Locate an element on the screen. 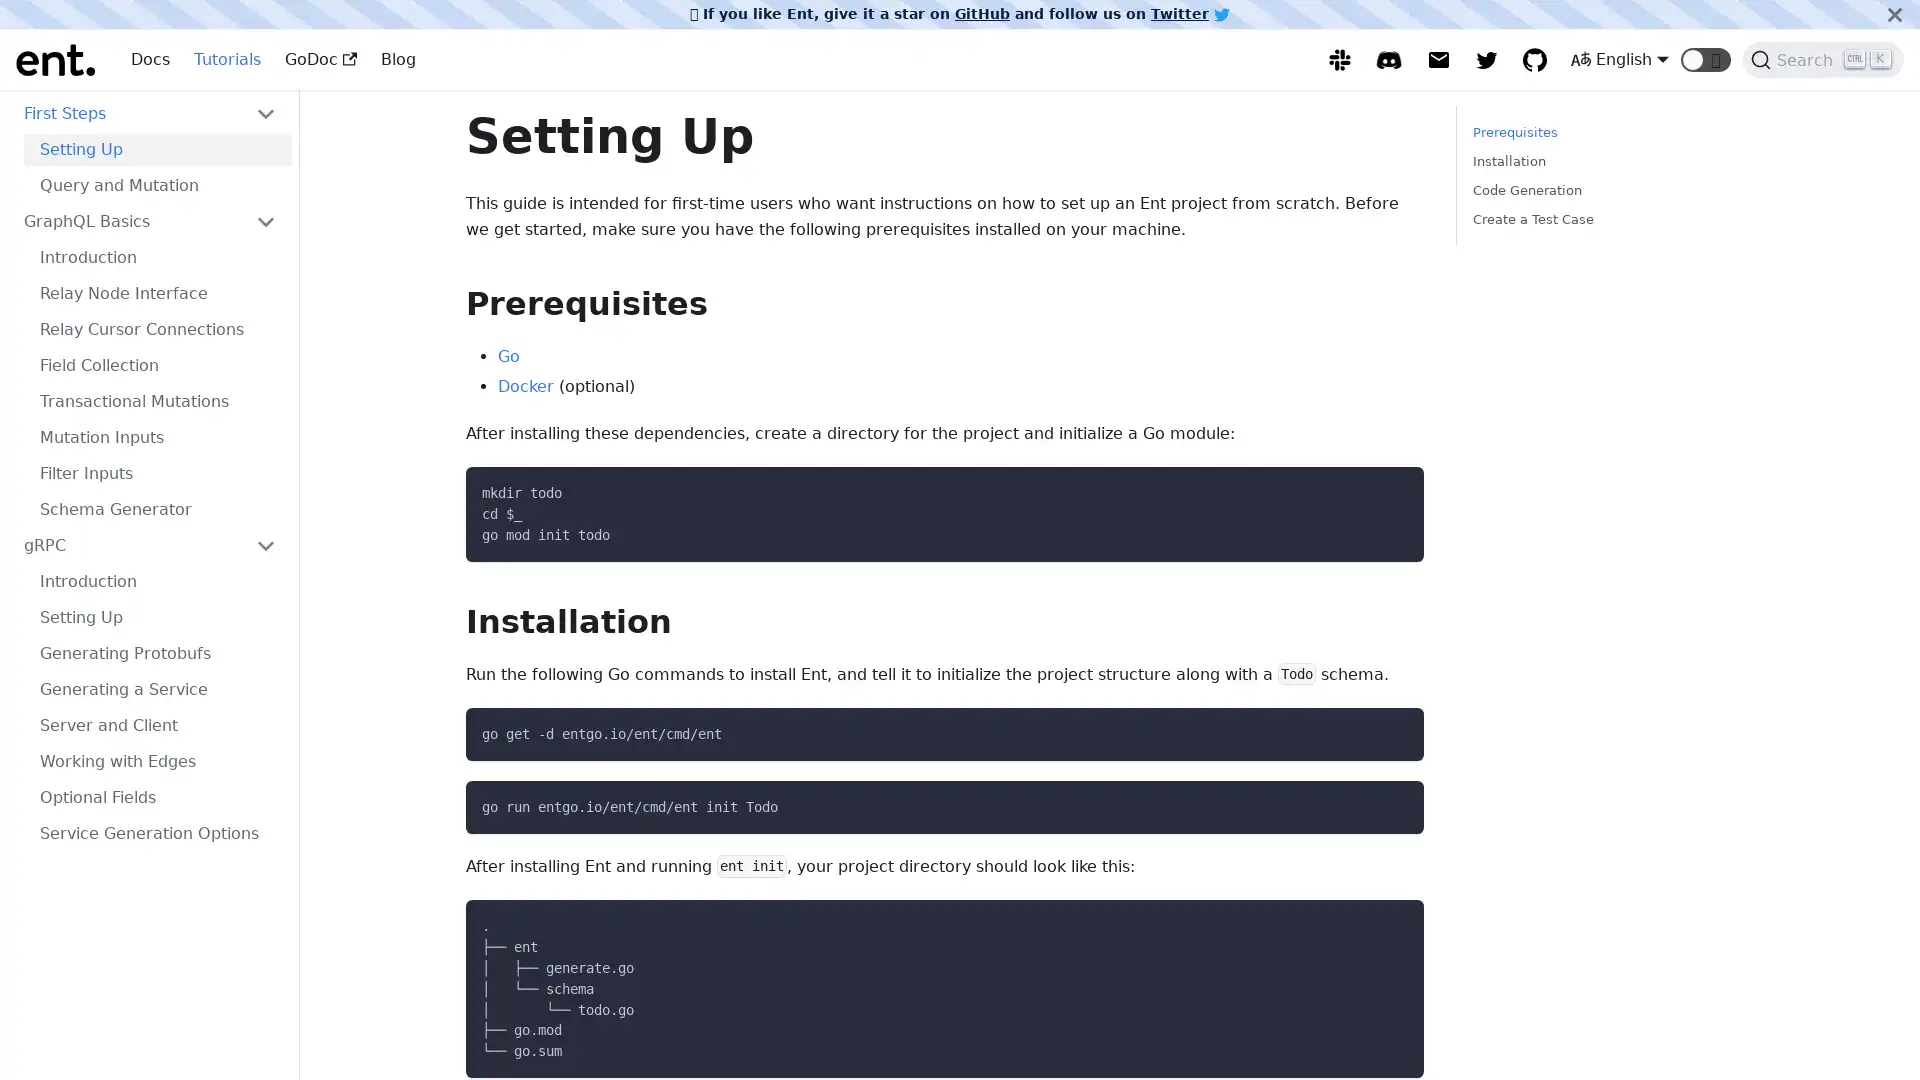 The height and width of the screenshot is (1080, 1920). Copy code to clipboard is located at coordinates (1390, 488).